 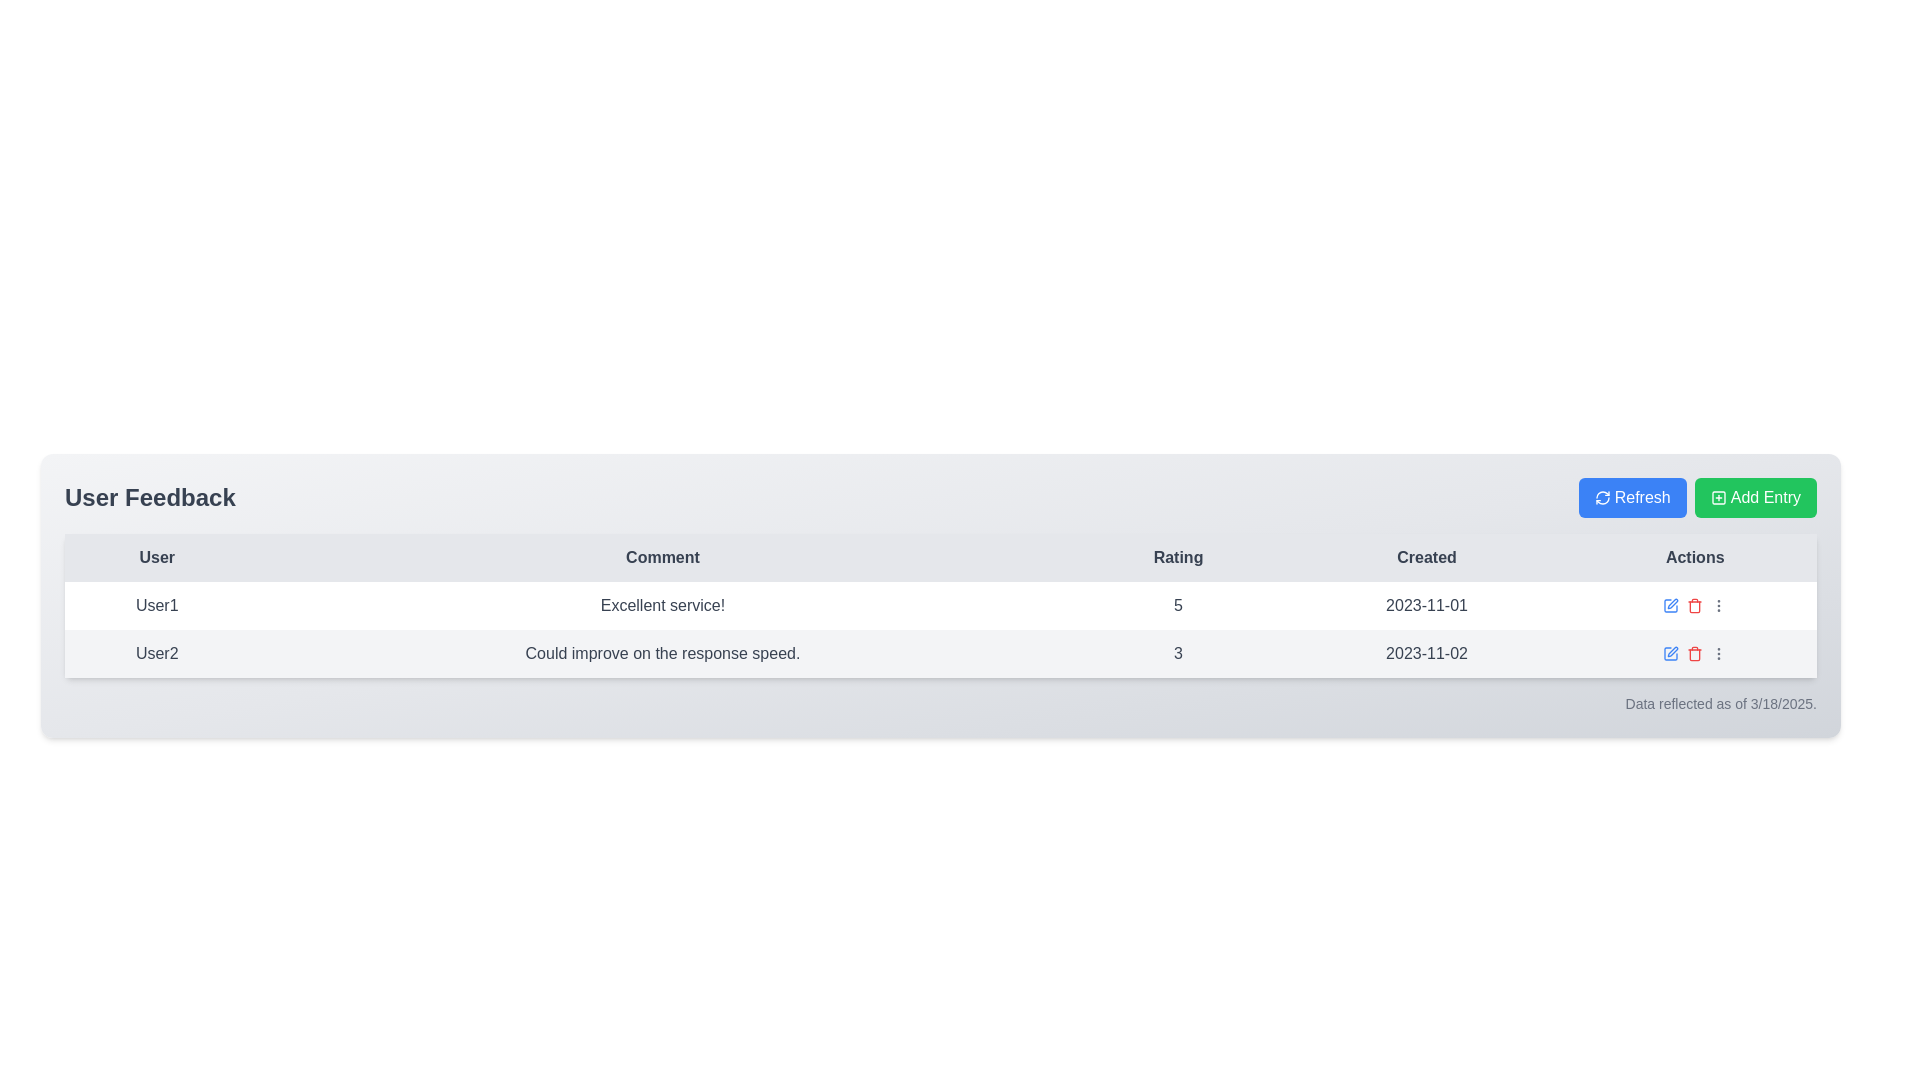 I want to click on the red trash can icon located in the 'Actions' column of the second row, so click(x=1694, y=654).